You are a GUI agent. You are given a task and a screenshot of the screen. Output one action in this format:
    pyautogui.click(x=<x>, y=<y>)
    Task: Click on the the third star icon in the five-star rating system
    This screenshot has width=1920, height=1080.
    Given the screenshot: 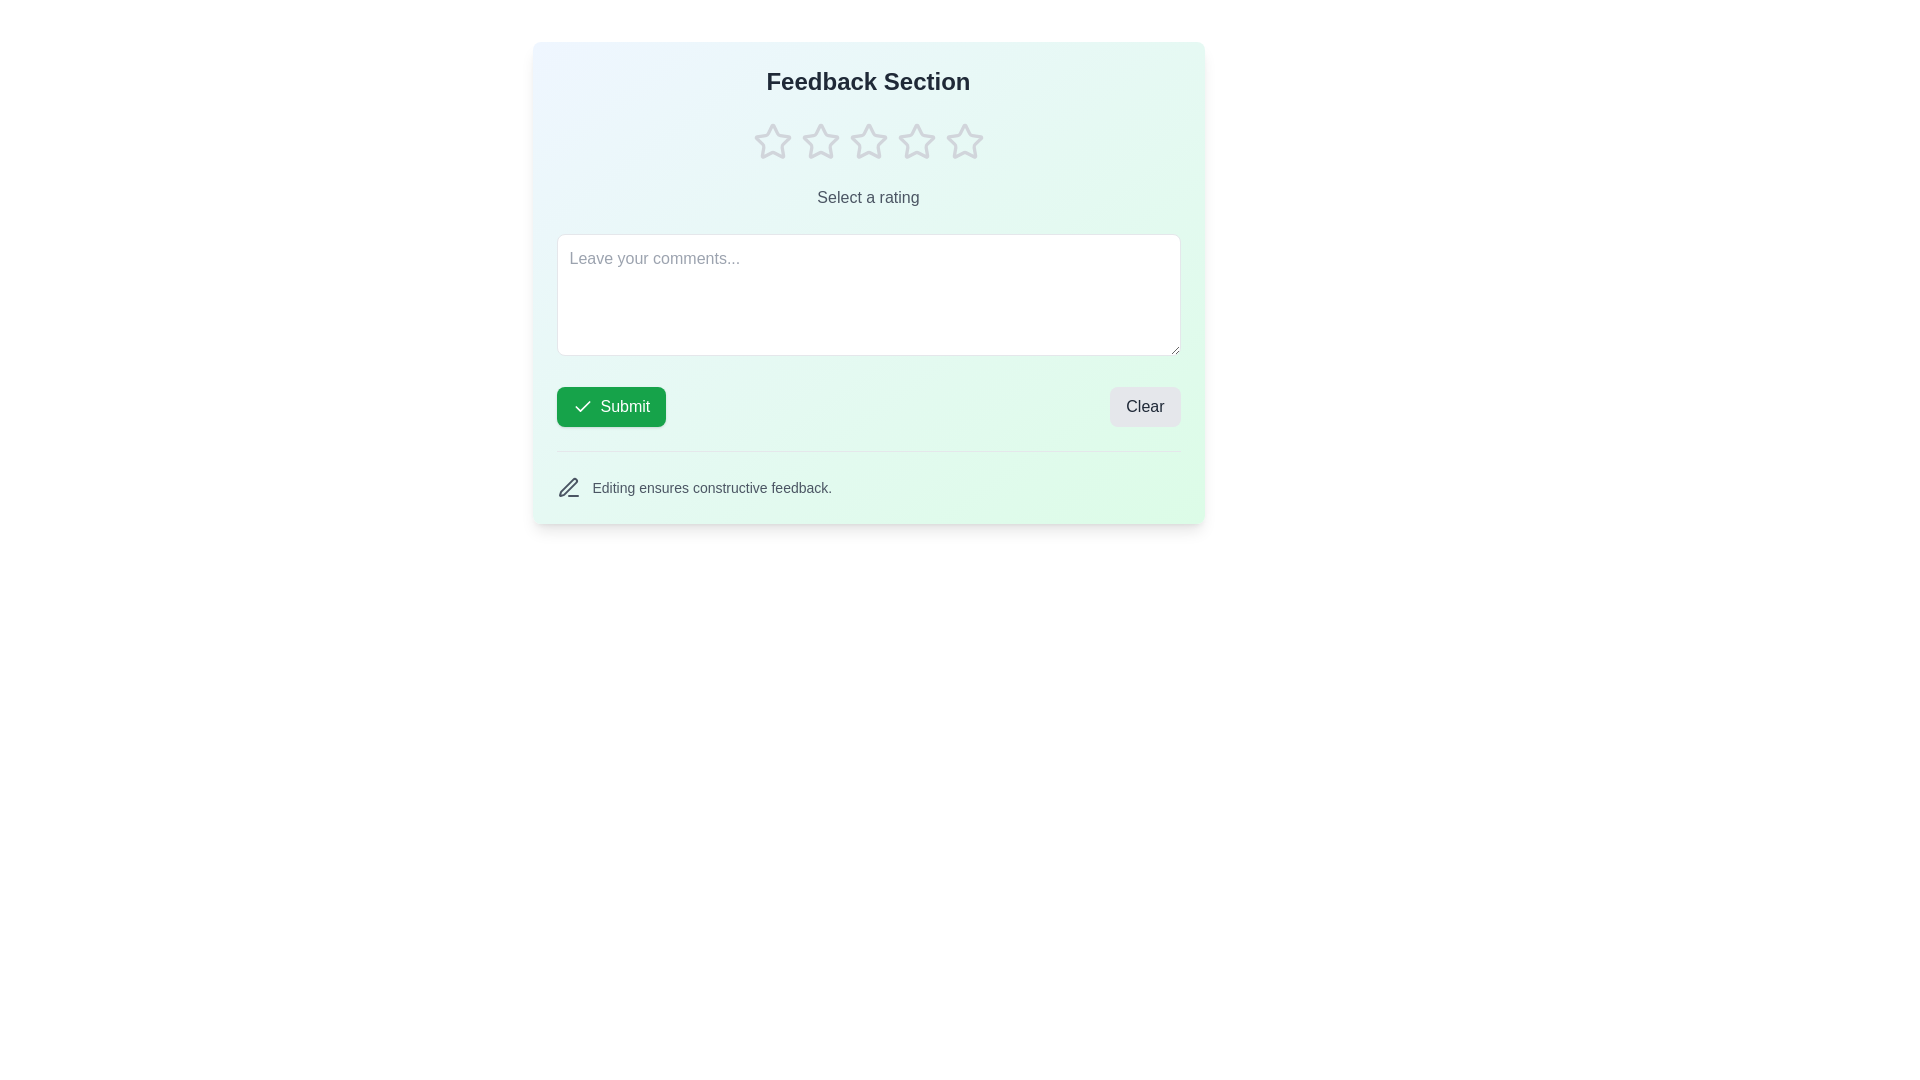 What is the action you would take?
    pyautogui.click(x=868, y=141)
    